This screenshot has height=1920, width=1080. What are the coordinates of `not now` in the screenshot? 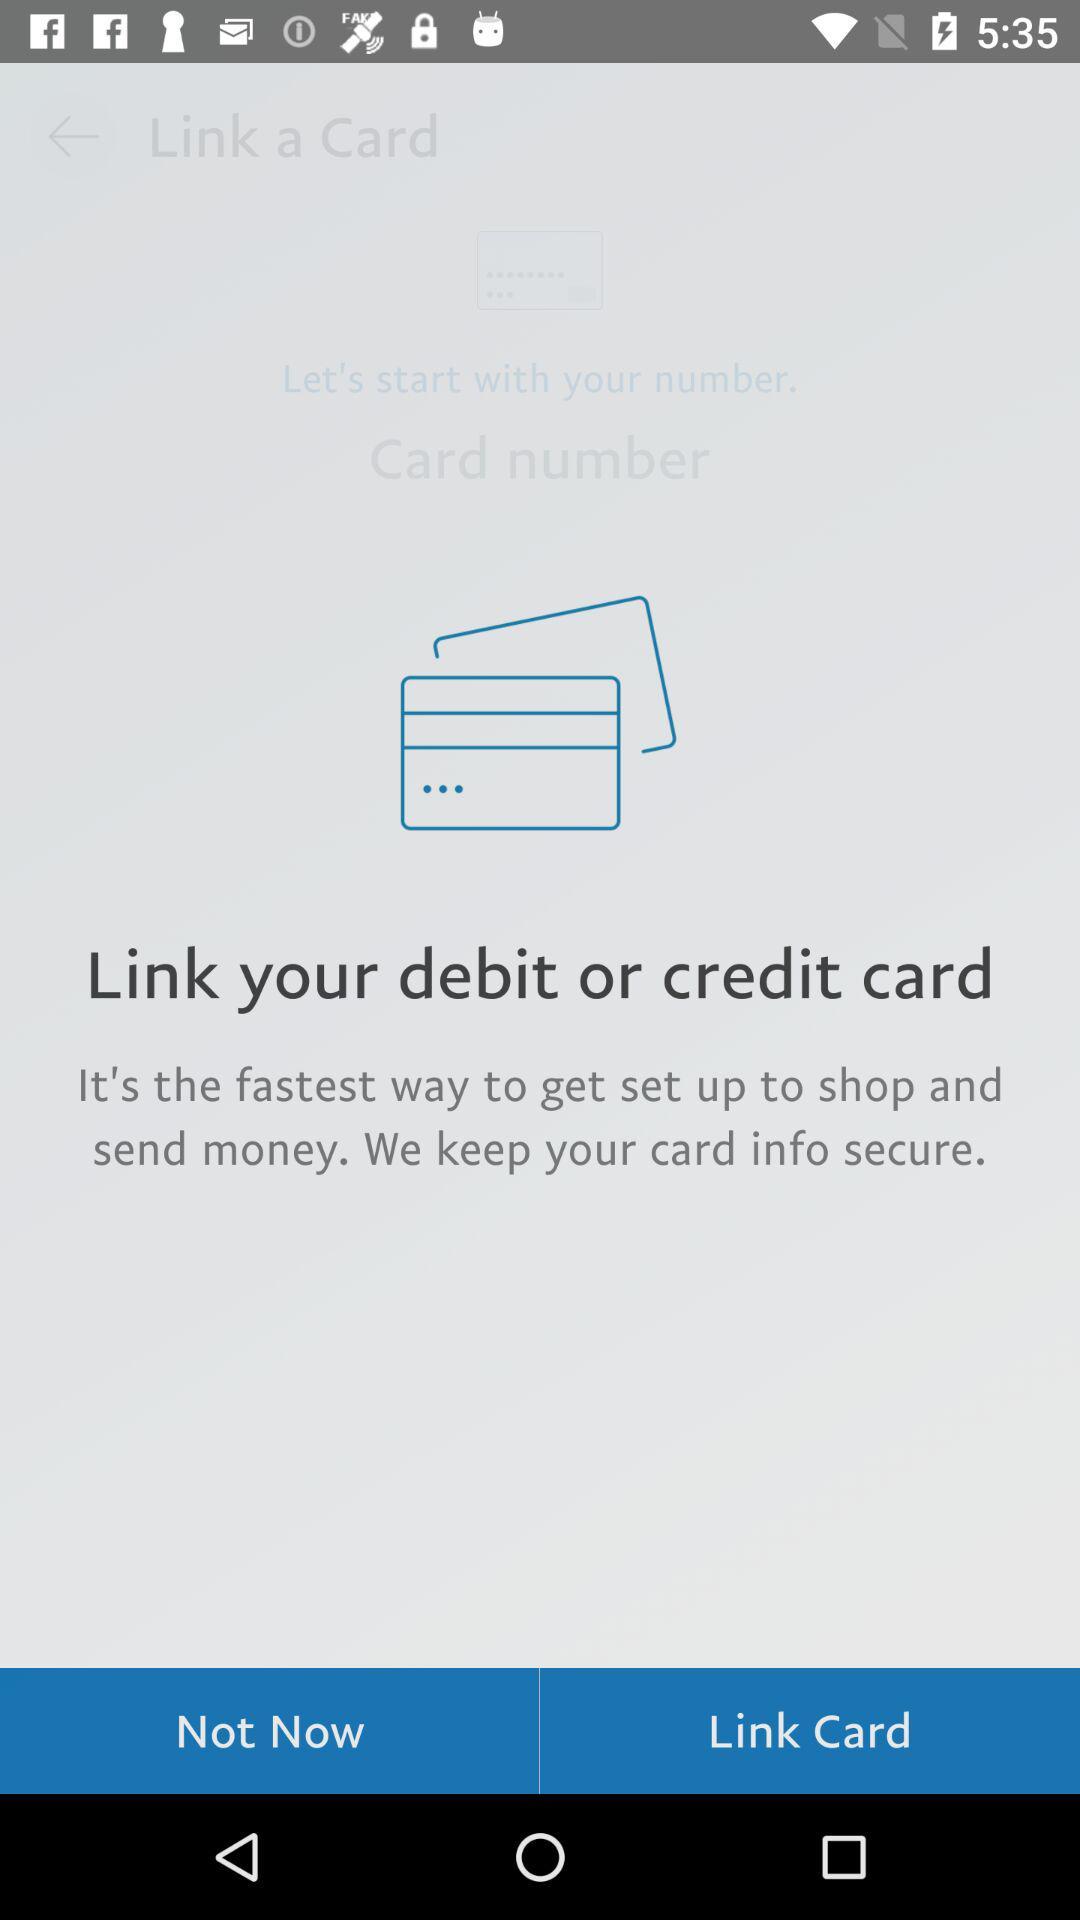 It's located at (268, 1730).